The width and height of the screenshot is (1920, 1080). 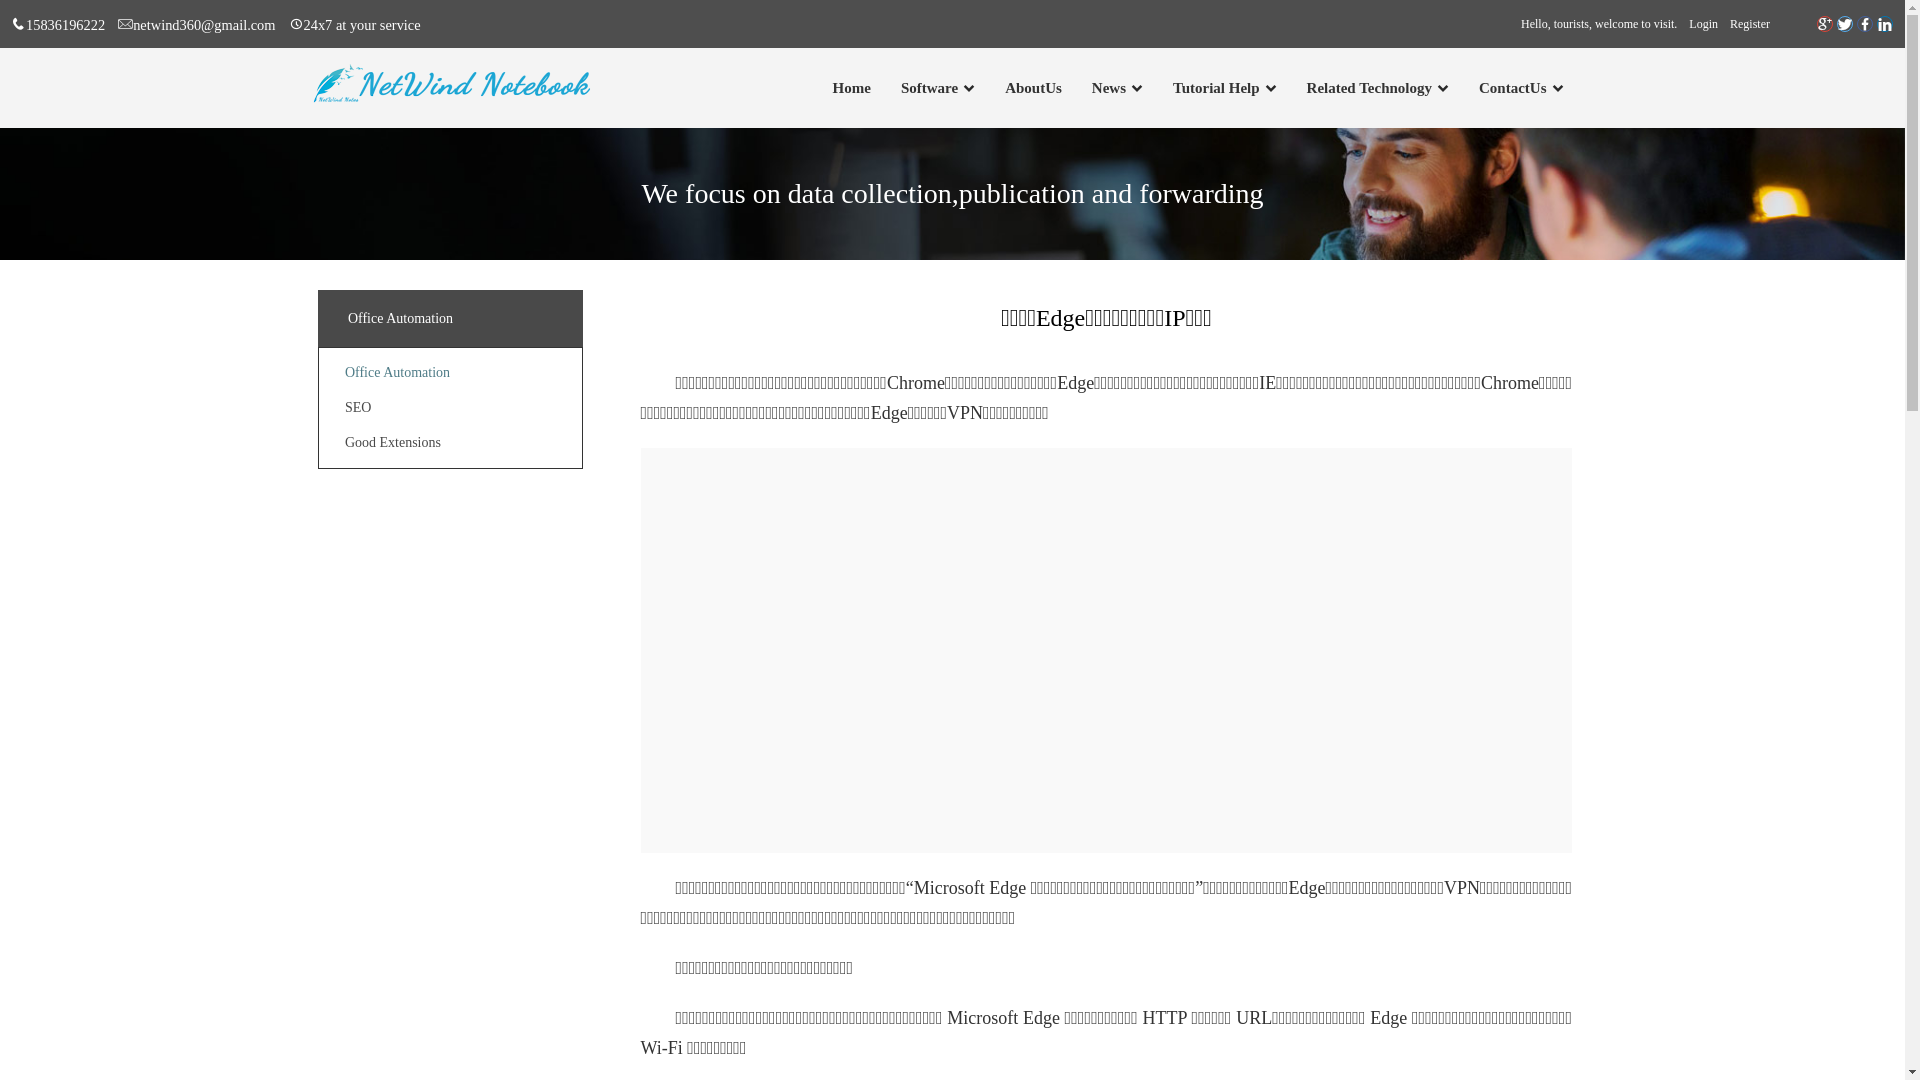 I want to click on 'ContactUs', so click(x=1478, y=87).